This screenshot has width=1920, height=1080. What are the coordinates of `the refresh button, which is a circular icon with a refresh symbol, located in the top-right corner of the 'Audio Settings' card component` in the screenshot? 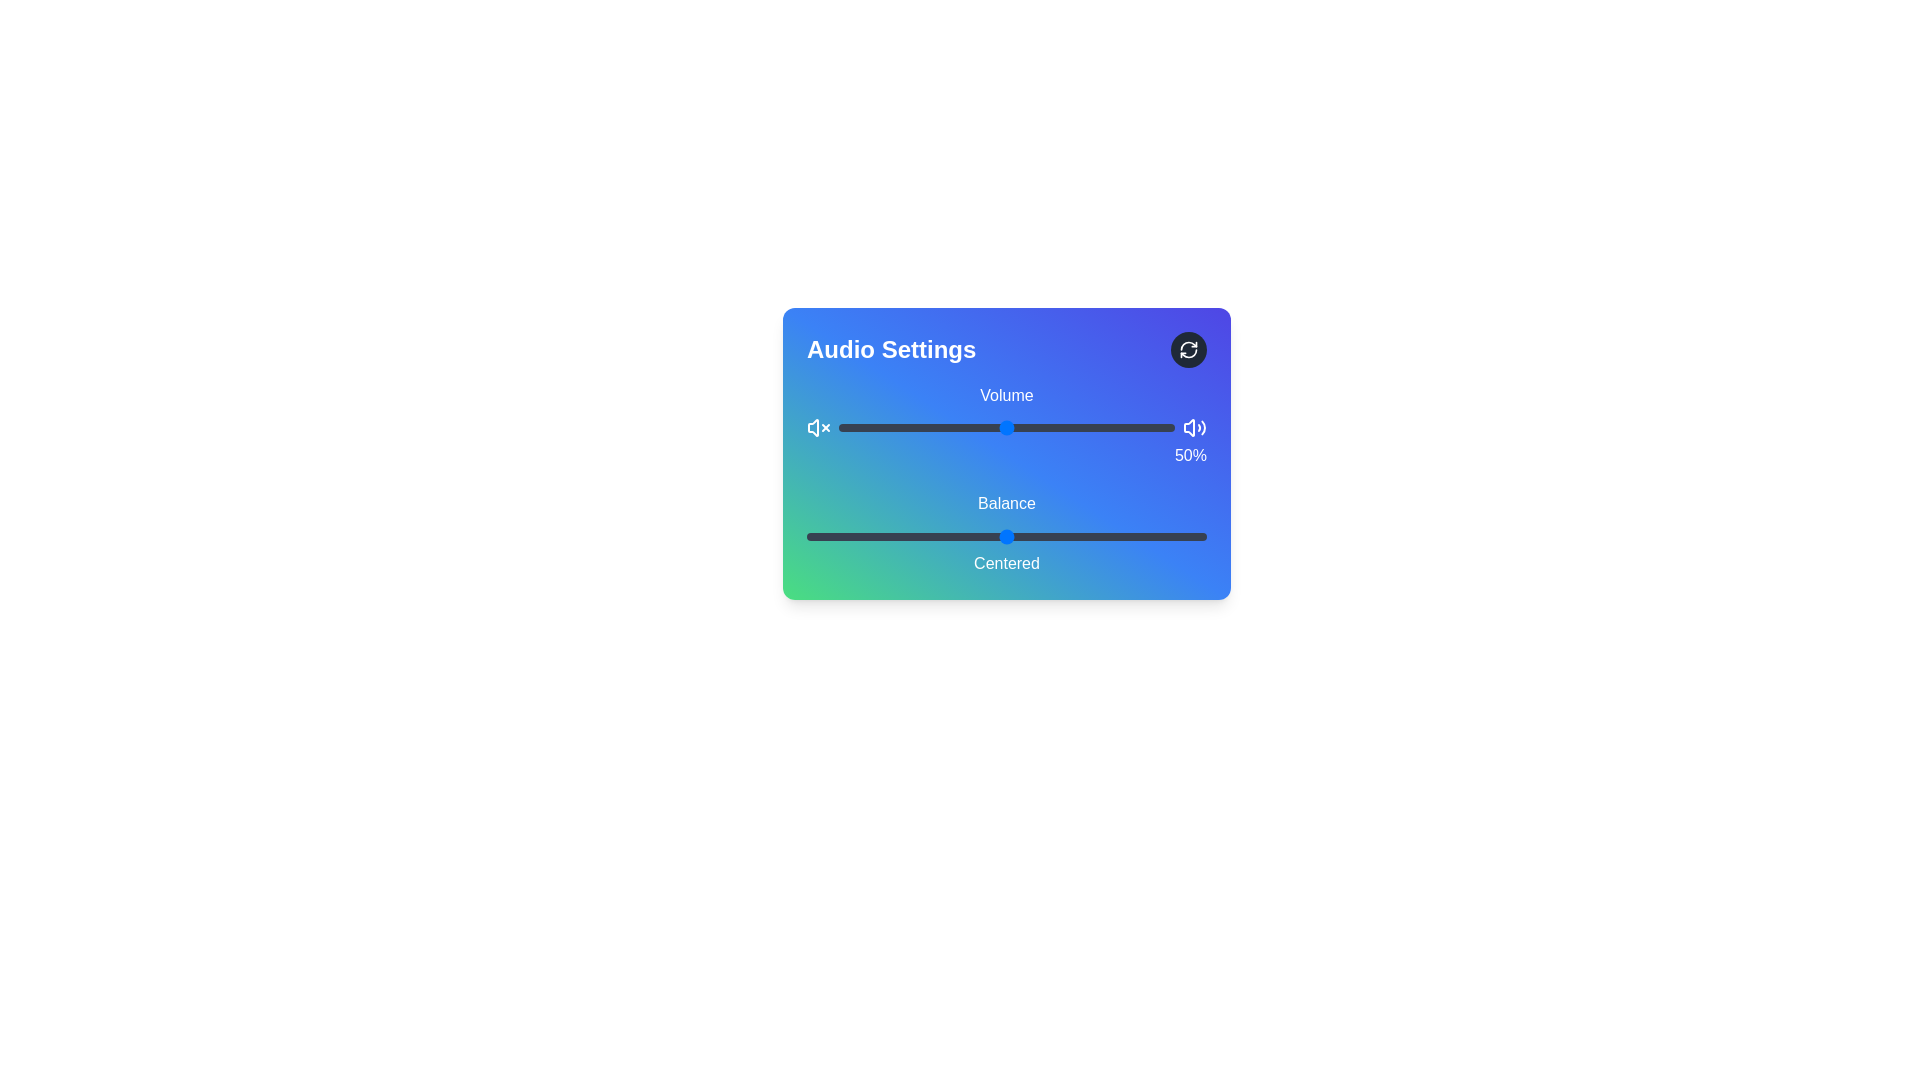 It's located at (1189, 349).